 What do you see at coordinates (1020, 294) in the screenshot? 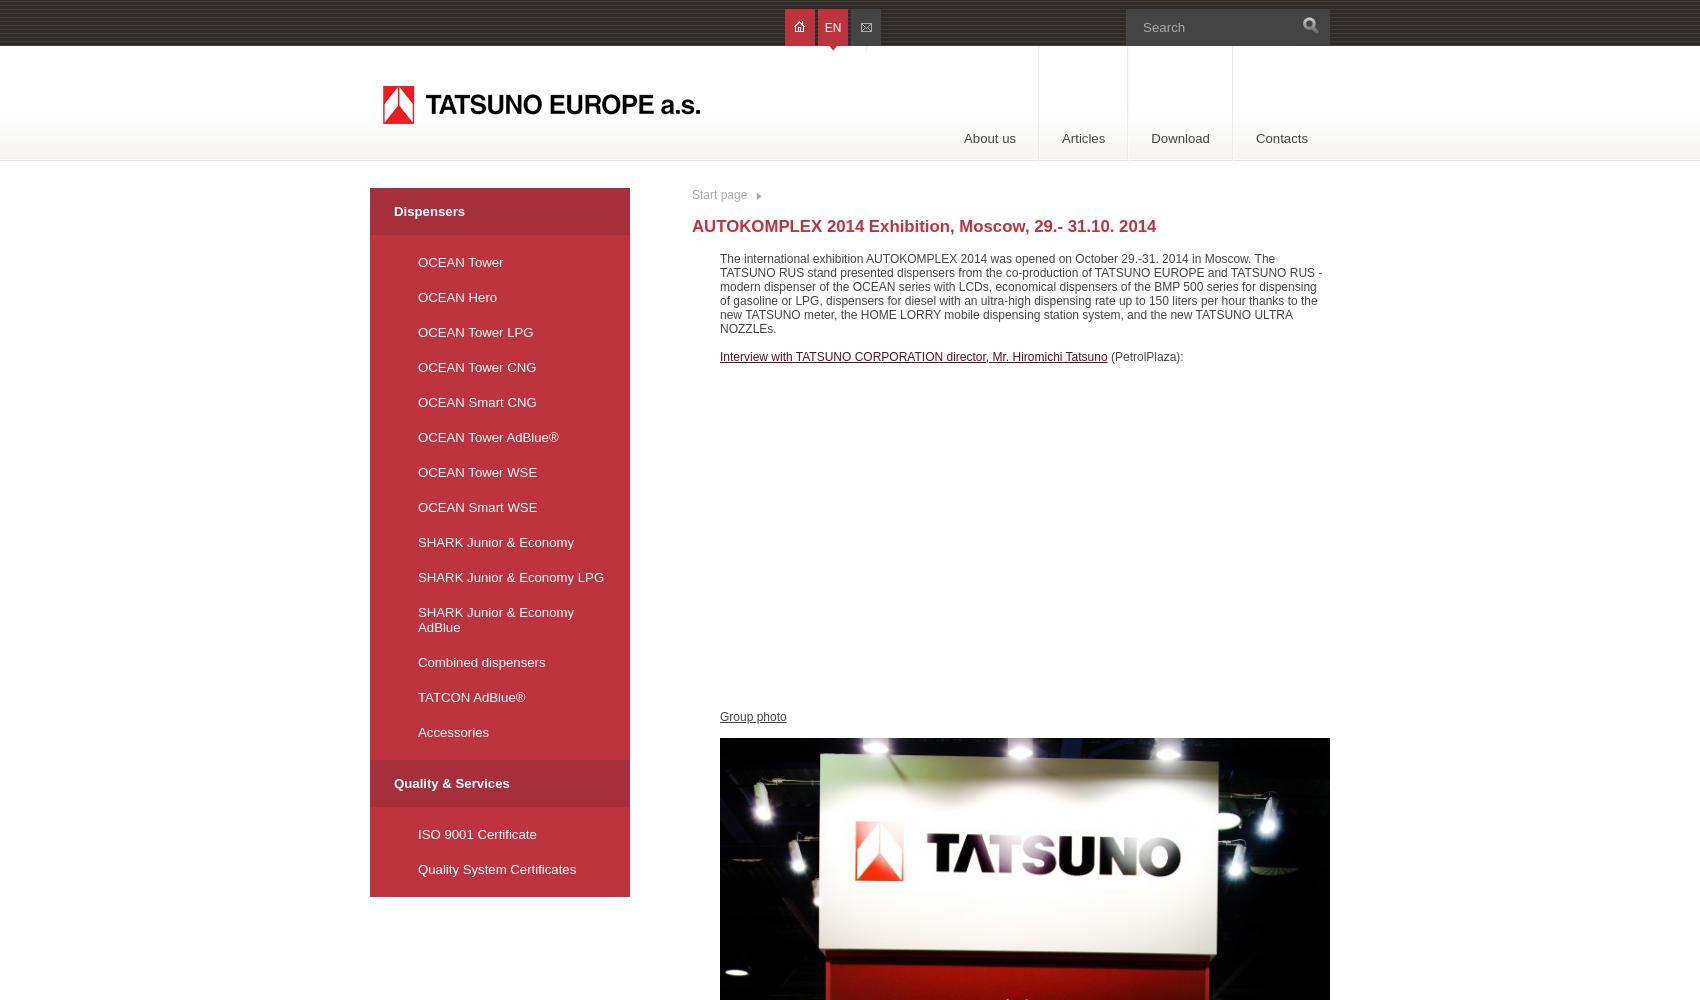
I see `'The international exhibition AUTOKOMPLEX 2014 was opened on October 29.-31. 2014 in Moscow. The TATSUNO RUS stand presented dispensers from the co-production of TATSUNO EUROPE and TATSUNO RUS - modern dispenser of the OCEAN series with LCDs, economical dispensers of the BMP 500 series for dispensing of gasoline or LPG, dispensers for diesel with an ultra-high dispensing rate up to 150 liters per hour thanks to the new TATSUNO meter, the HOME LORRY mobile dispensing station system, and the new TATSUNO ULTRA NOZZLEs.'` at bounding box center [1020, 294].